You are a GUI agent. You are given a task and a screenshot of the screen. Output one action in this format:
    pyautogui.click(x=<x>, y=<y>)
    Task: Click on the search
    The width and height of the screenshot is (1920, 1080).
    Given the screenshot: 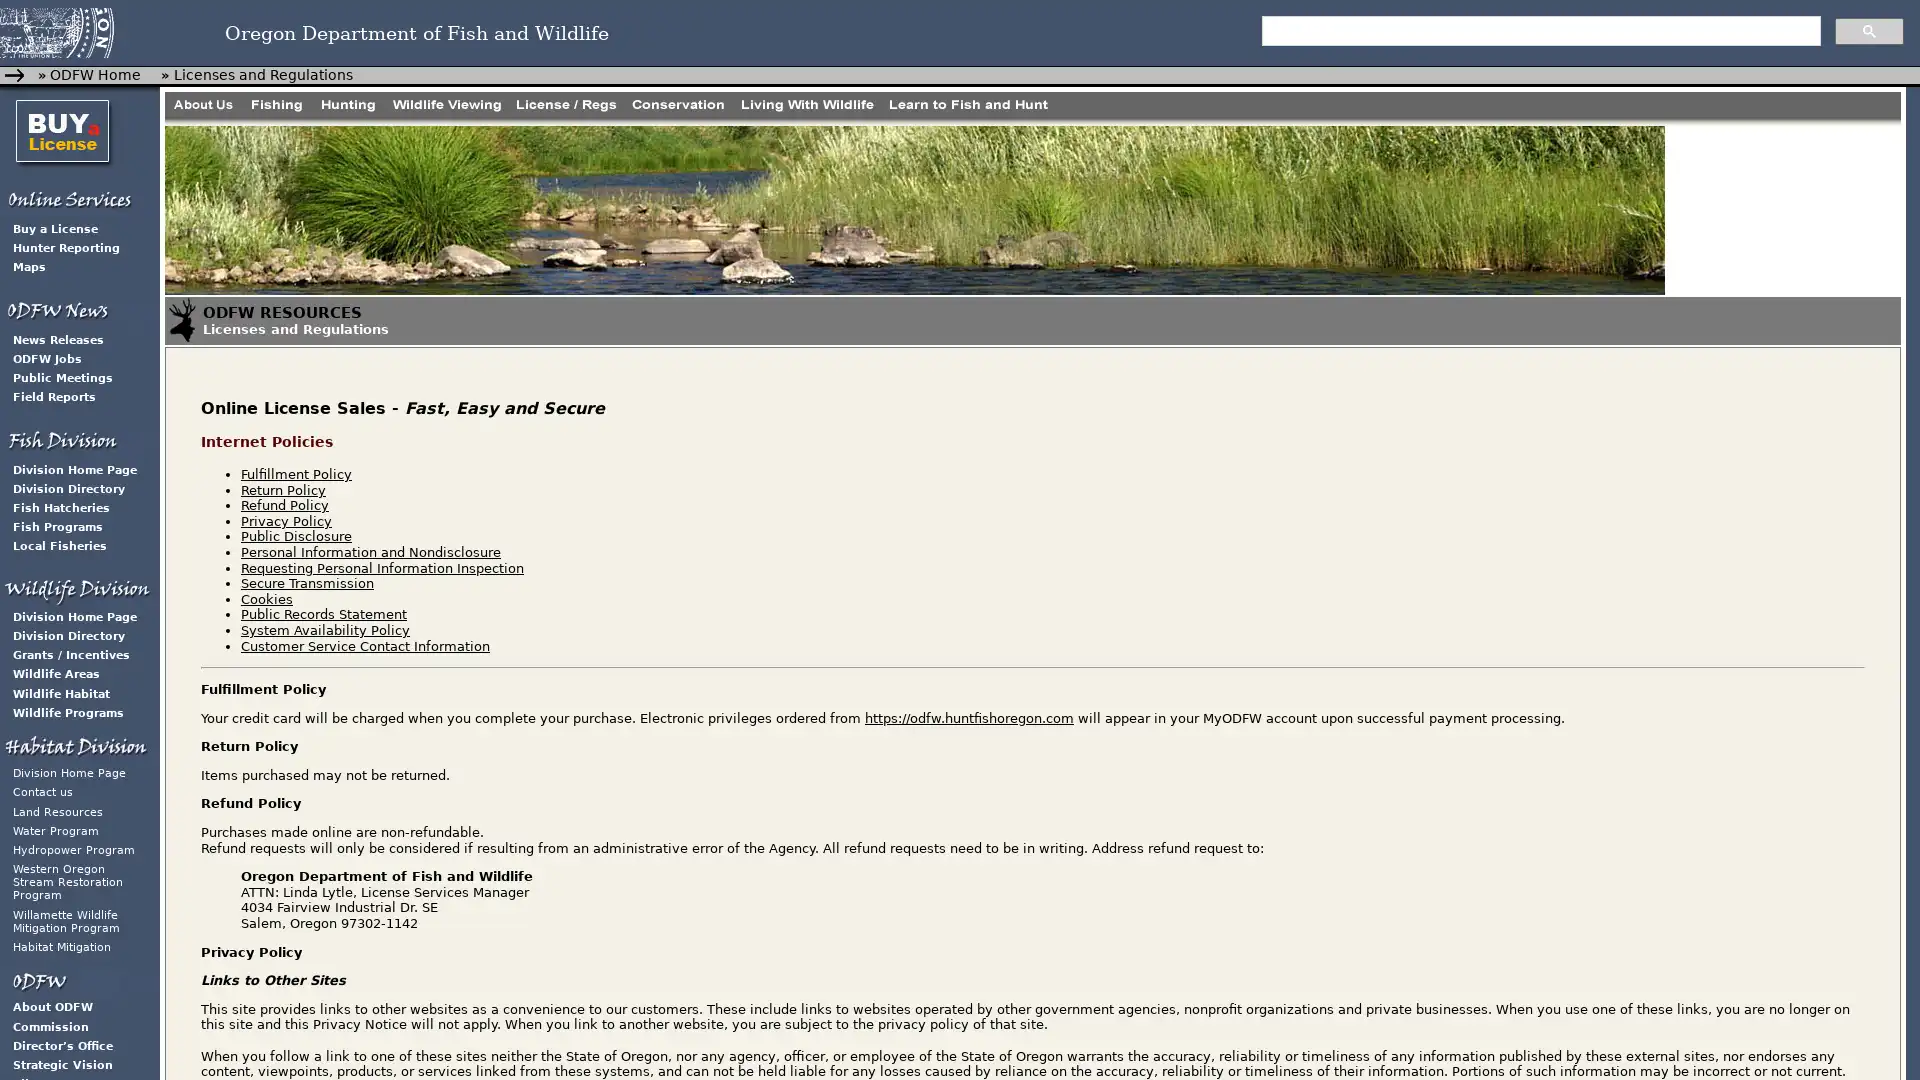 What is the action you would take?
    pyautogui.click(x=1868, y=30)
    